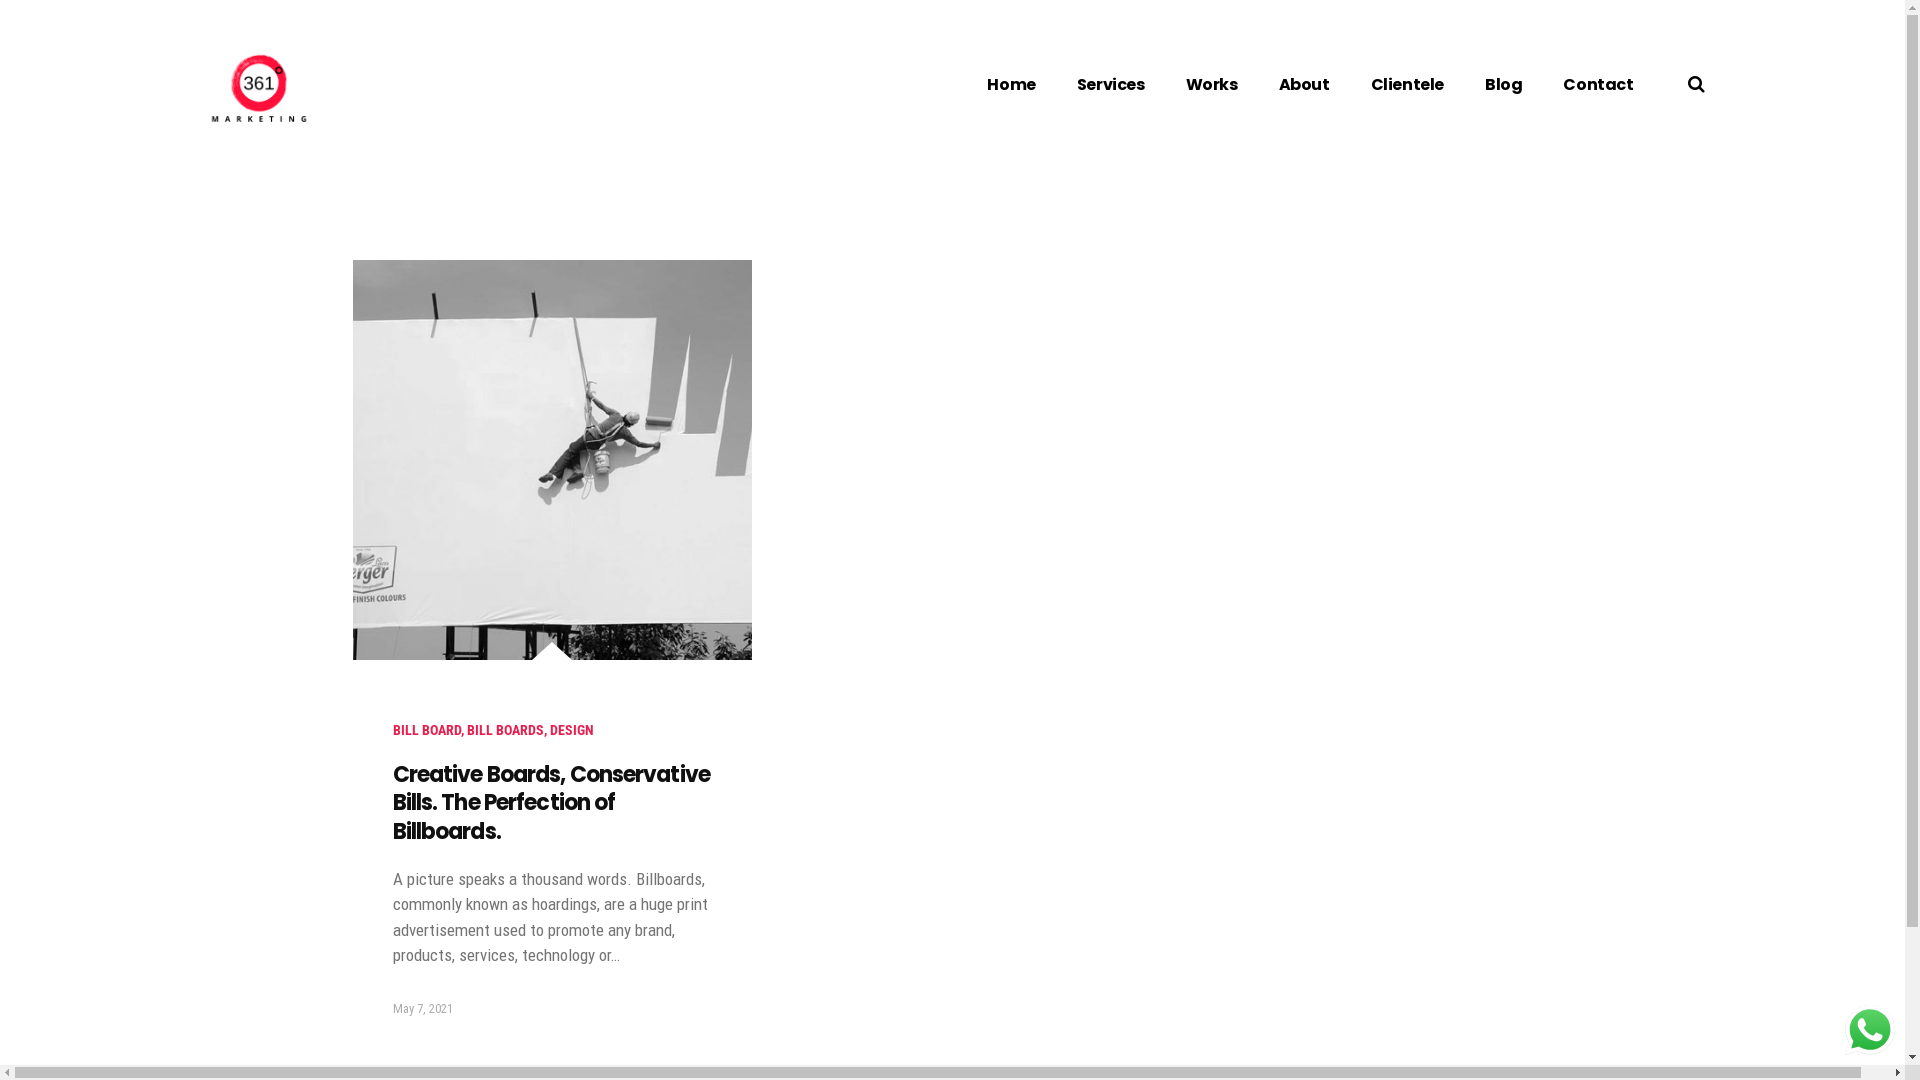 This screenshot has height=1080, width=1920. What do you see at coordinates (1304, 83) in the screenshot?
I see `'About'` at bounding box center [1304, 83].